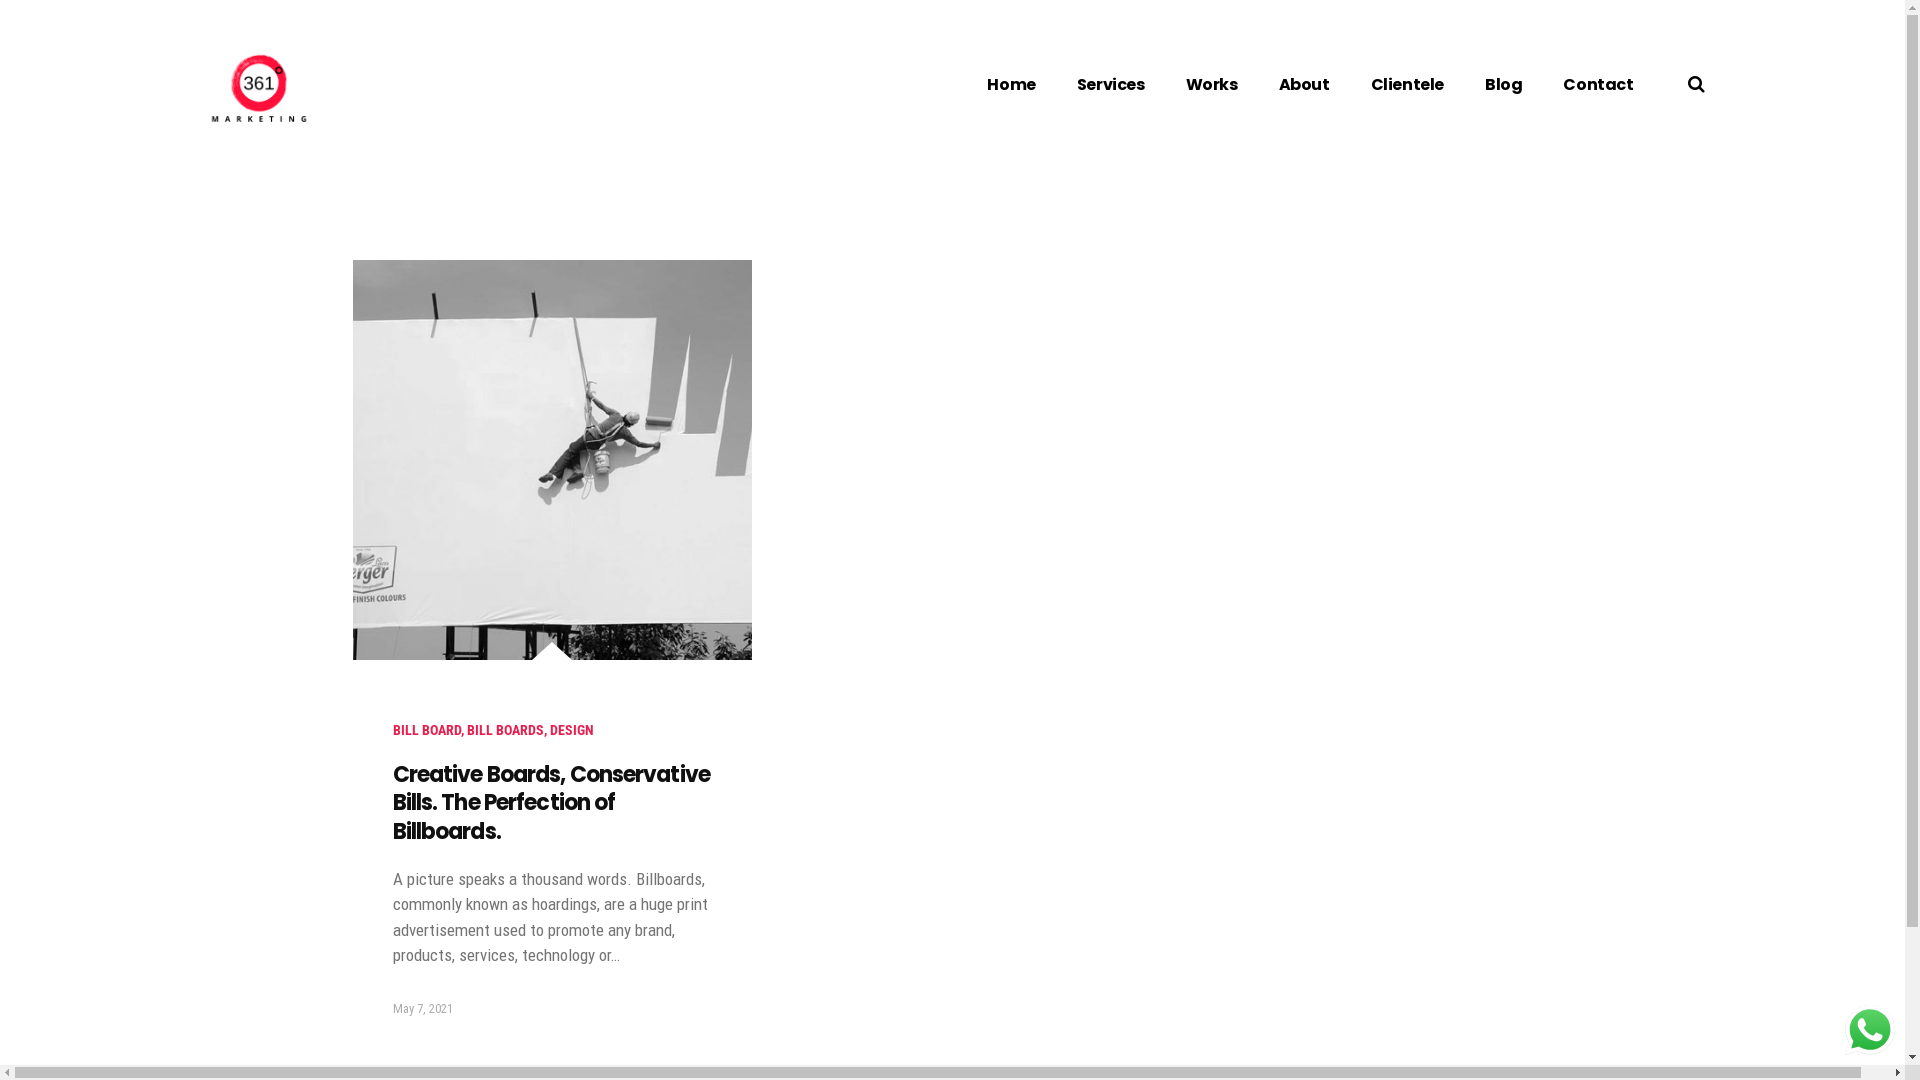 This screenshot has height=1080, width=1920. What do you see at coordinates (1304, 83) in the screenshot?
I see `'About'` at bounding box center [1304, 83].